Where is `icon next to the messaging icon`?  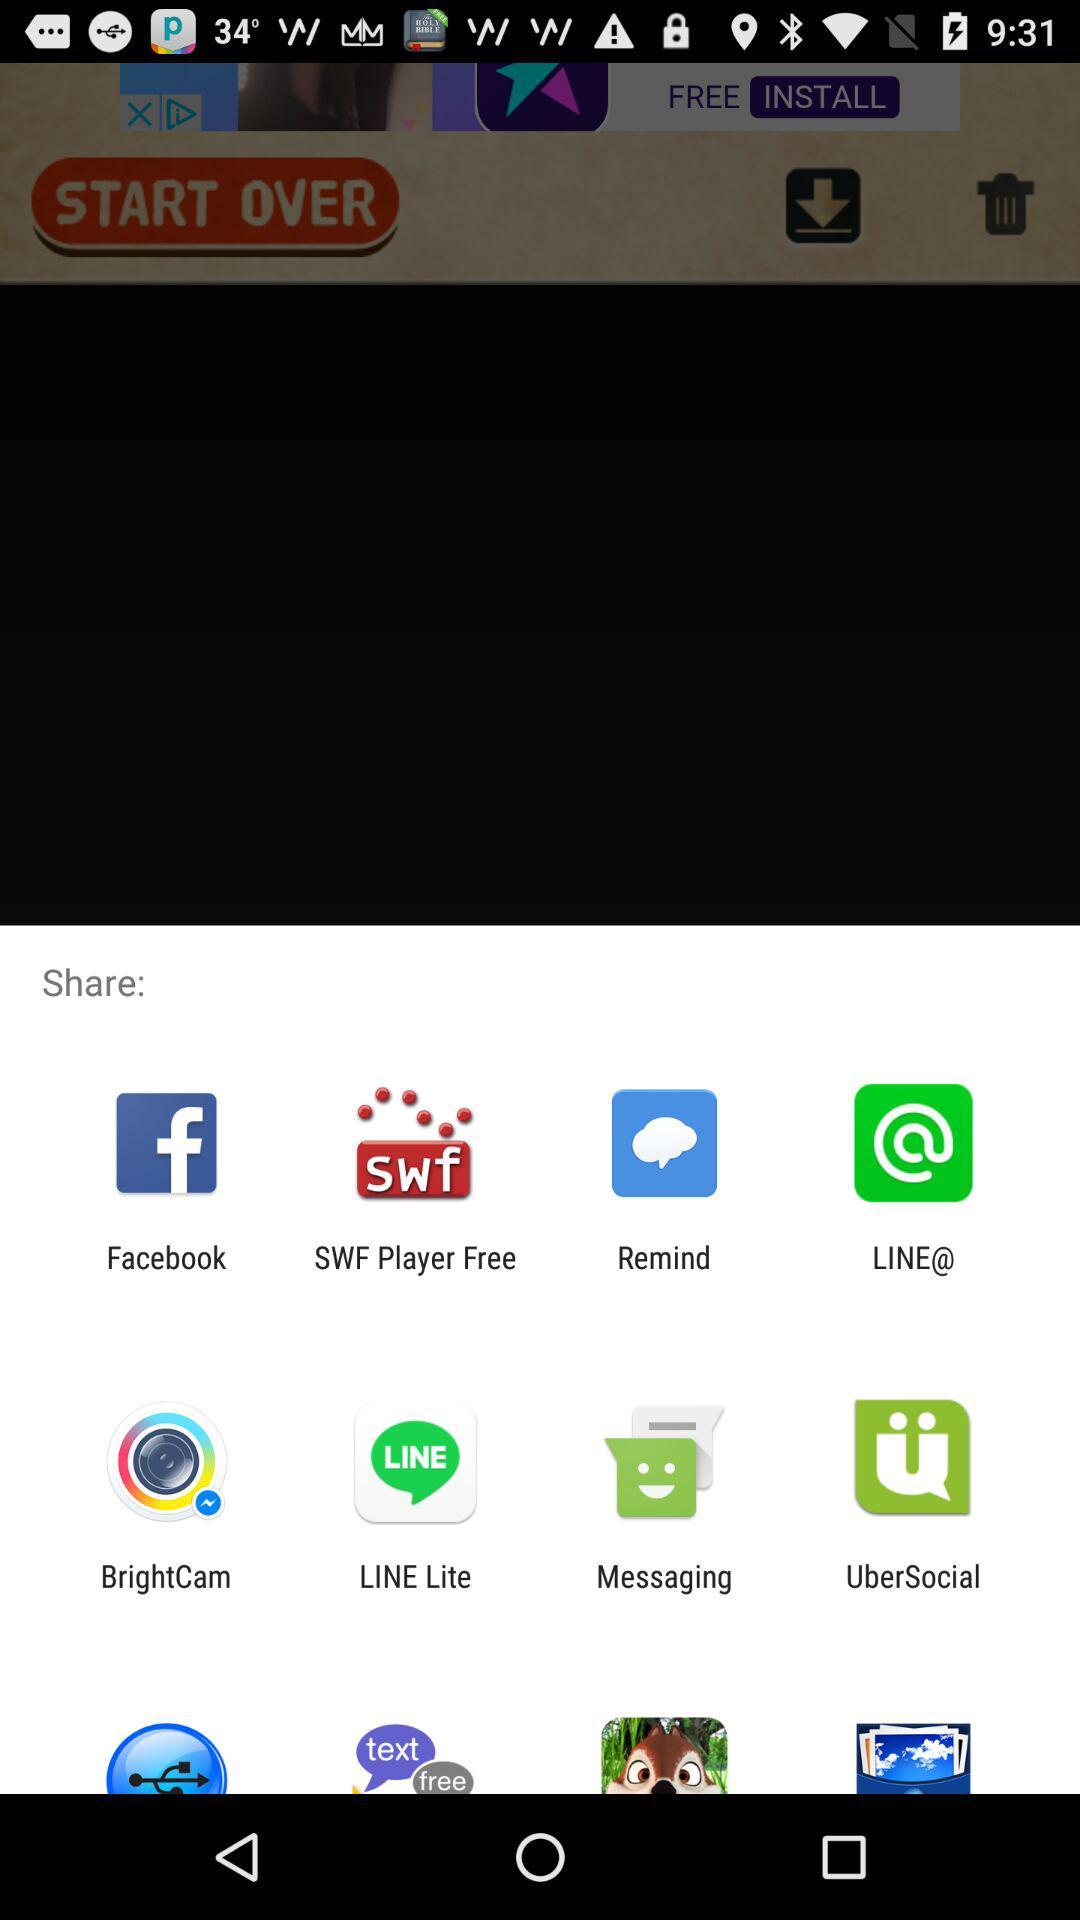
icon next to the messaging icon is located at coordinates (913, 1592).